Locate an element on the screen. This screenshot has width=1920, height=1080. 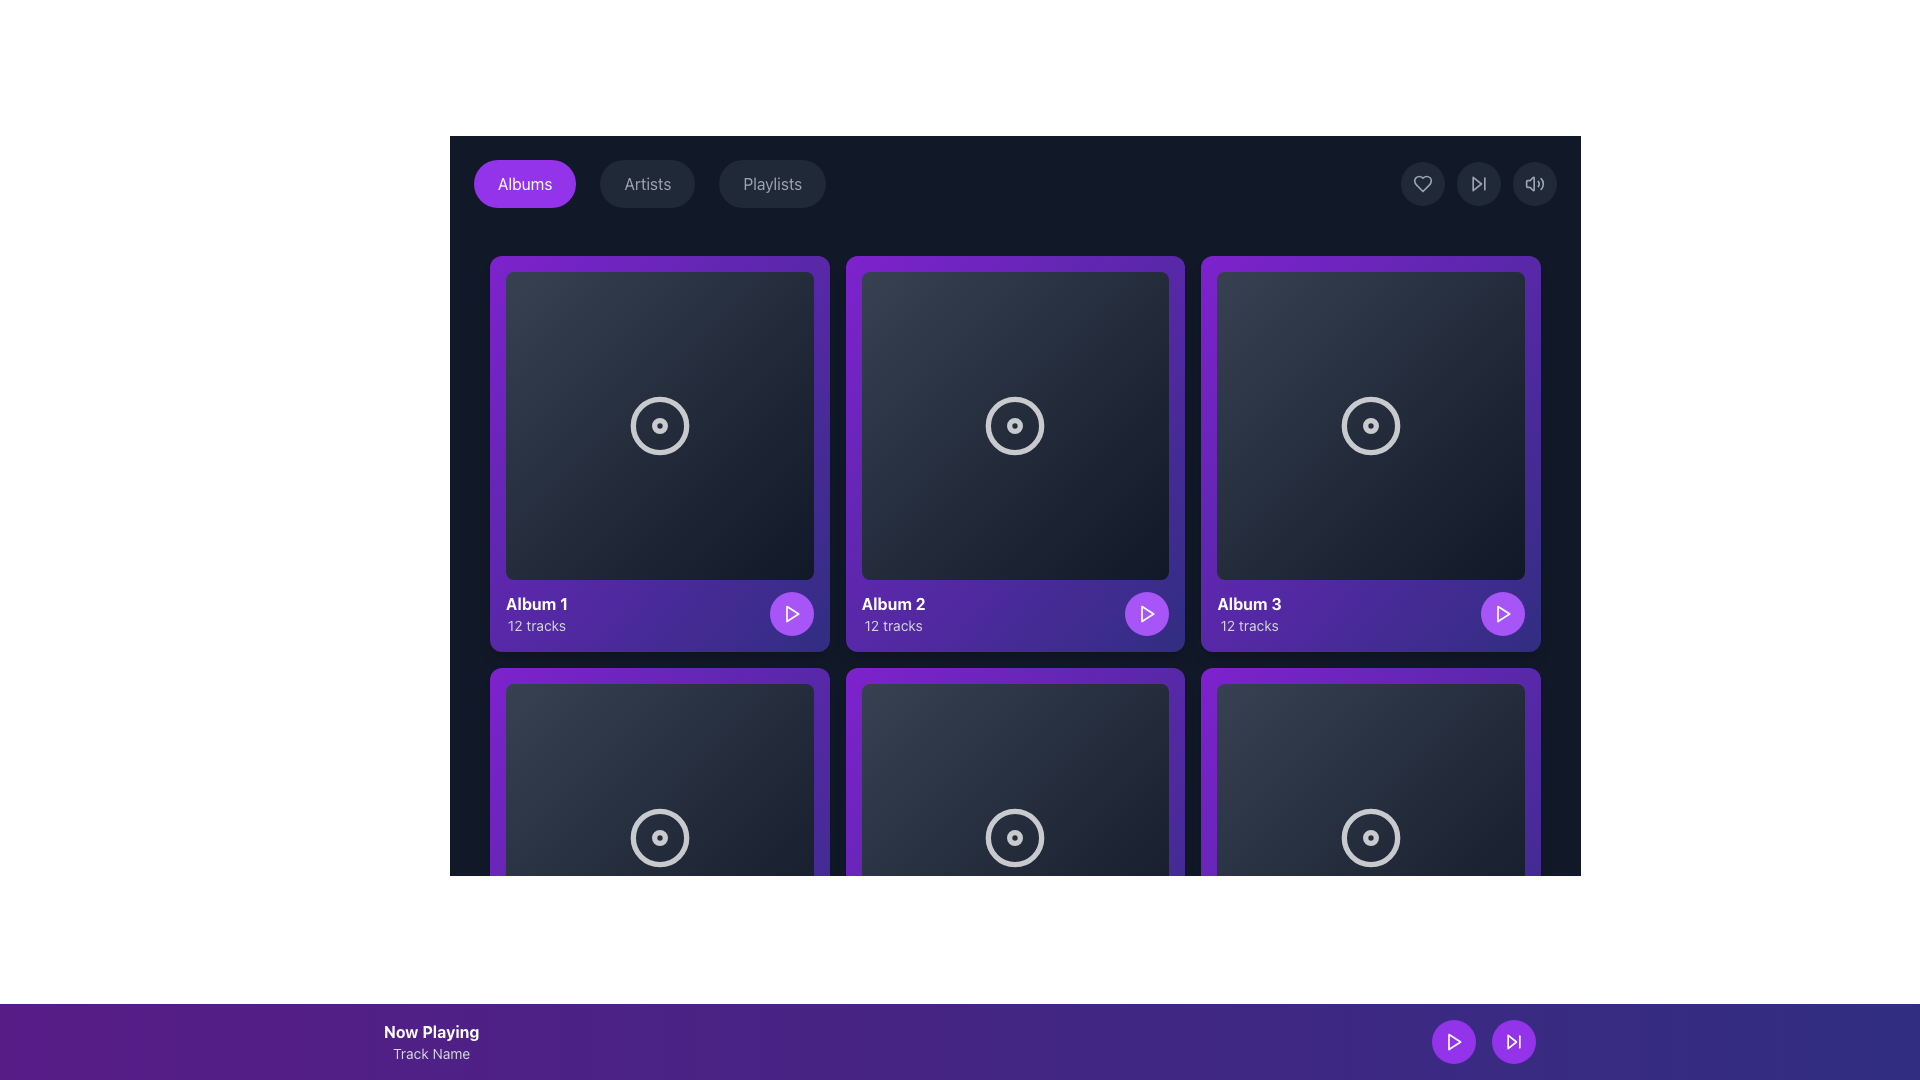
the informational label for 'Album 3' which displays '12 tracks' in a smaller font, located in the rightmost column of the top row in a purple background grid layout is located at coordinates (1248, 612).